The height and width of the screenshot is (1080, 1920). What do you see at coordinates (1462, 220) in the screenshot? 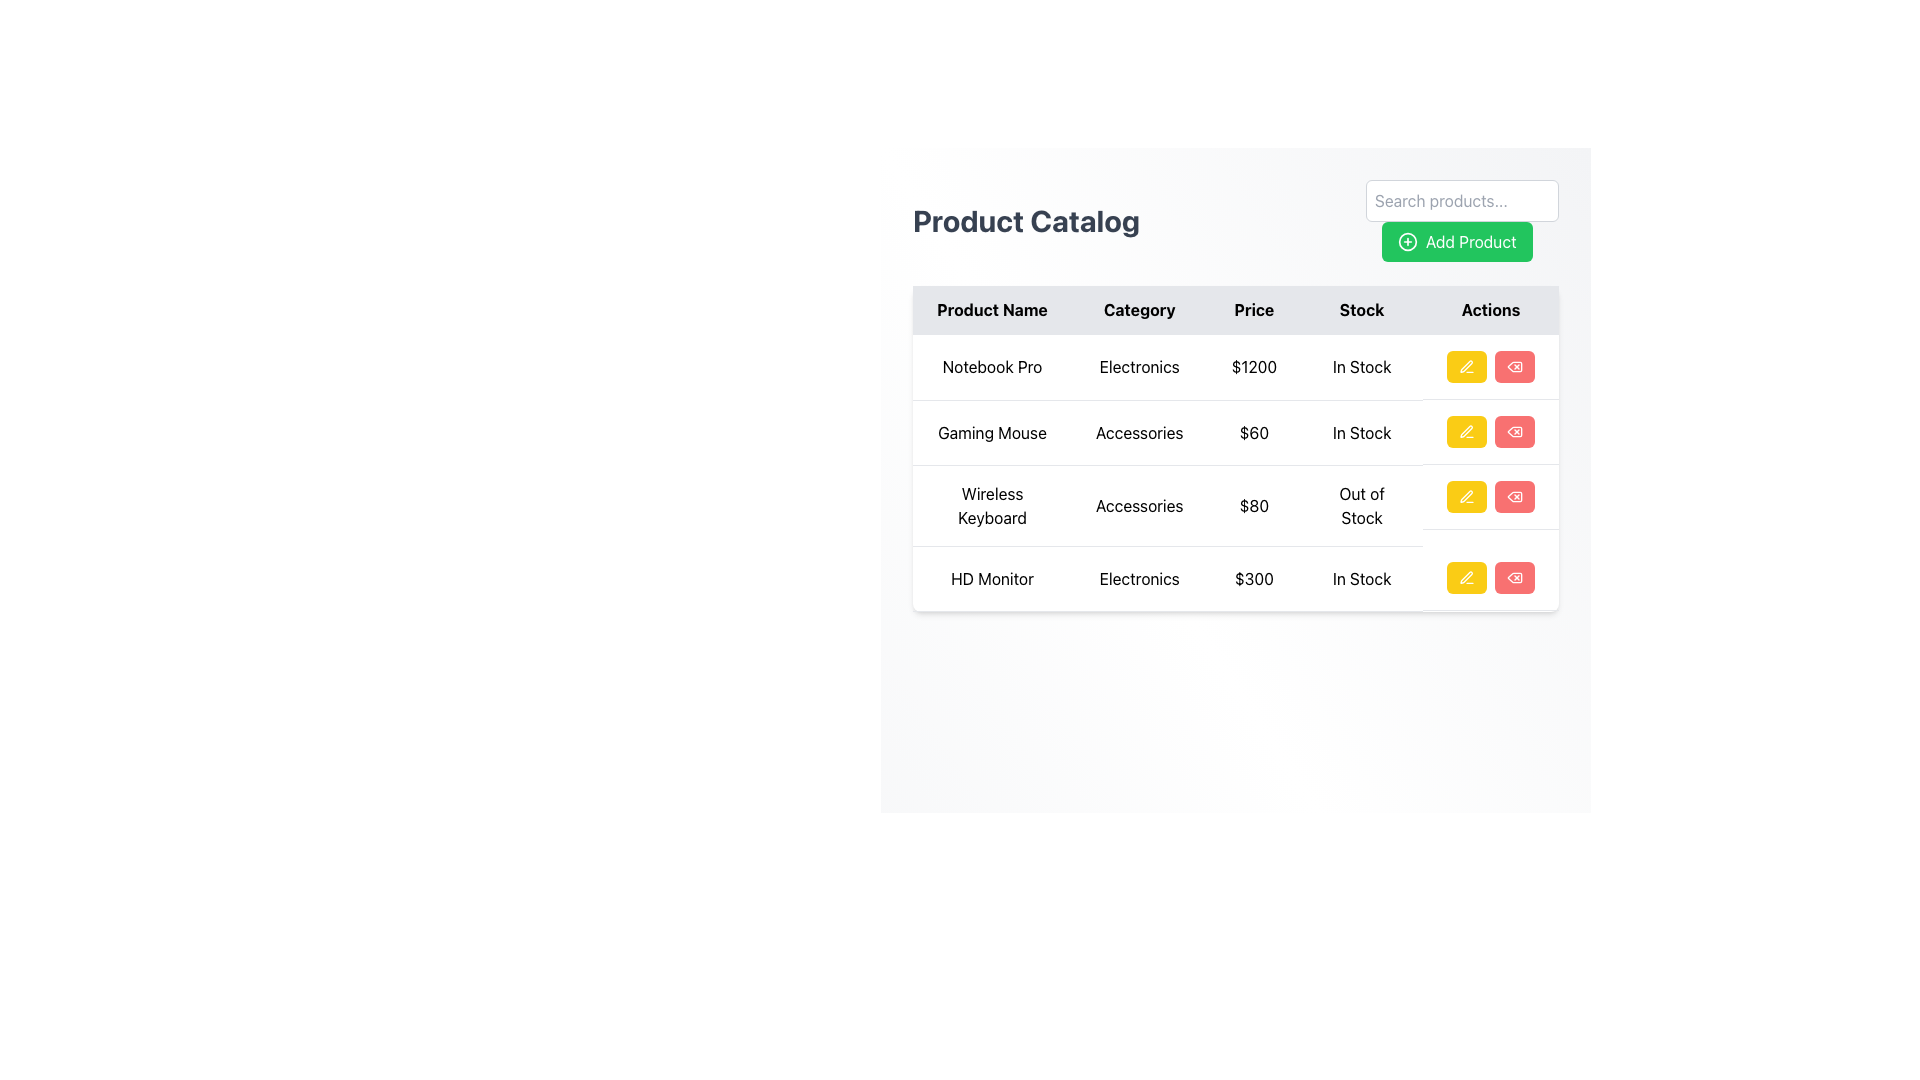
I see `the 'Add Product' button, which has a green background, white text, and a circular plus icon` at bounding box center [1462, 220].